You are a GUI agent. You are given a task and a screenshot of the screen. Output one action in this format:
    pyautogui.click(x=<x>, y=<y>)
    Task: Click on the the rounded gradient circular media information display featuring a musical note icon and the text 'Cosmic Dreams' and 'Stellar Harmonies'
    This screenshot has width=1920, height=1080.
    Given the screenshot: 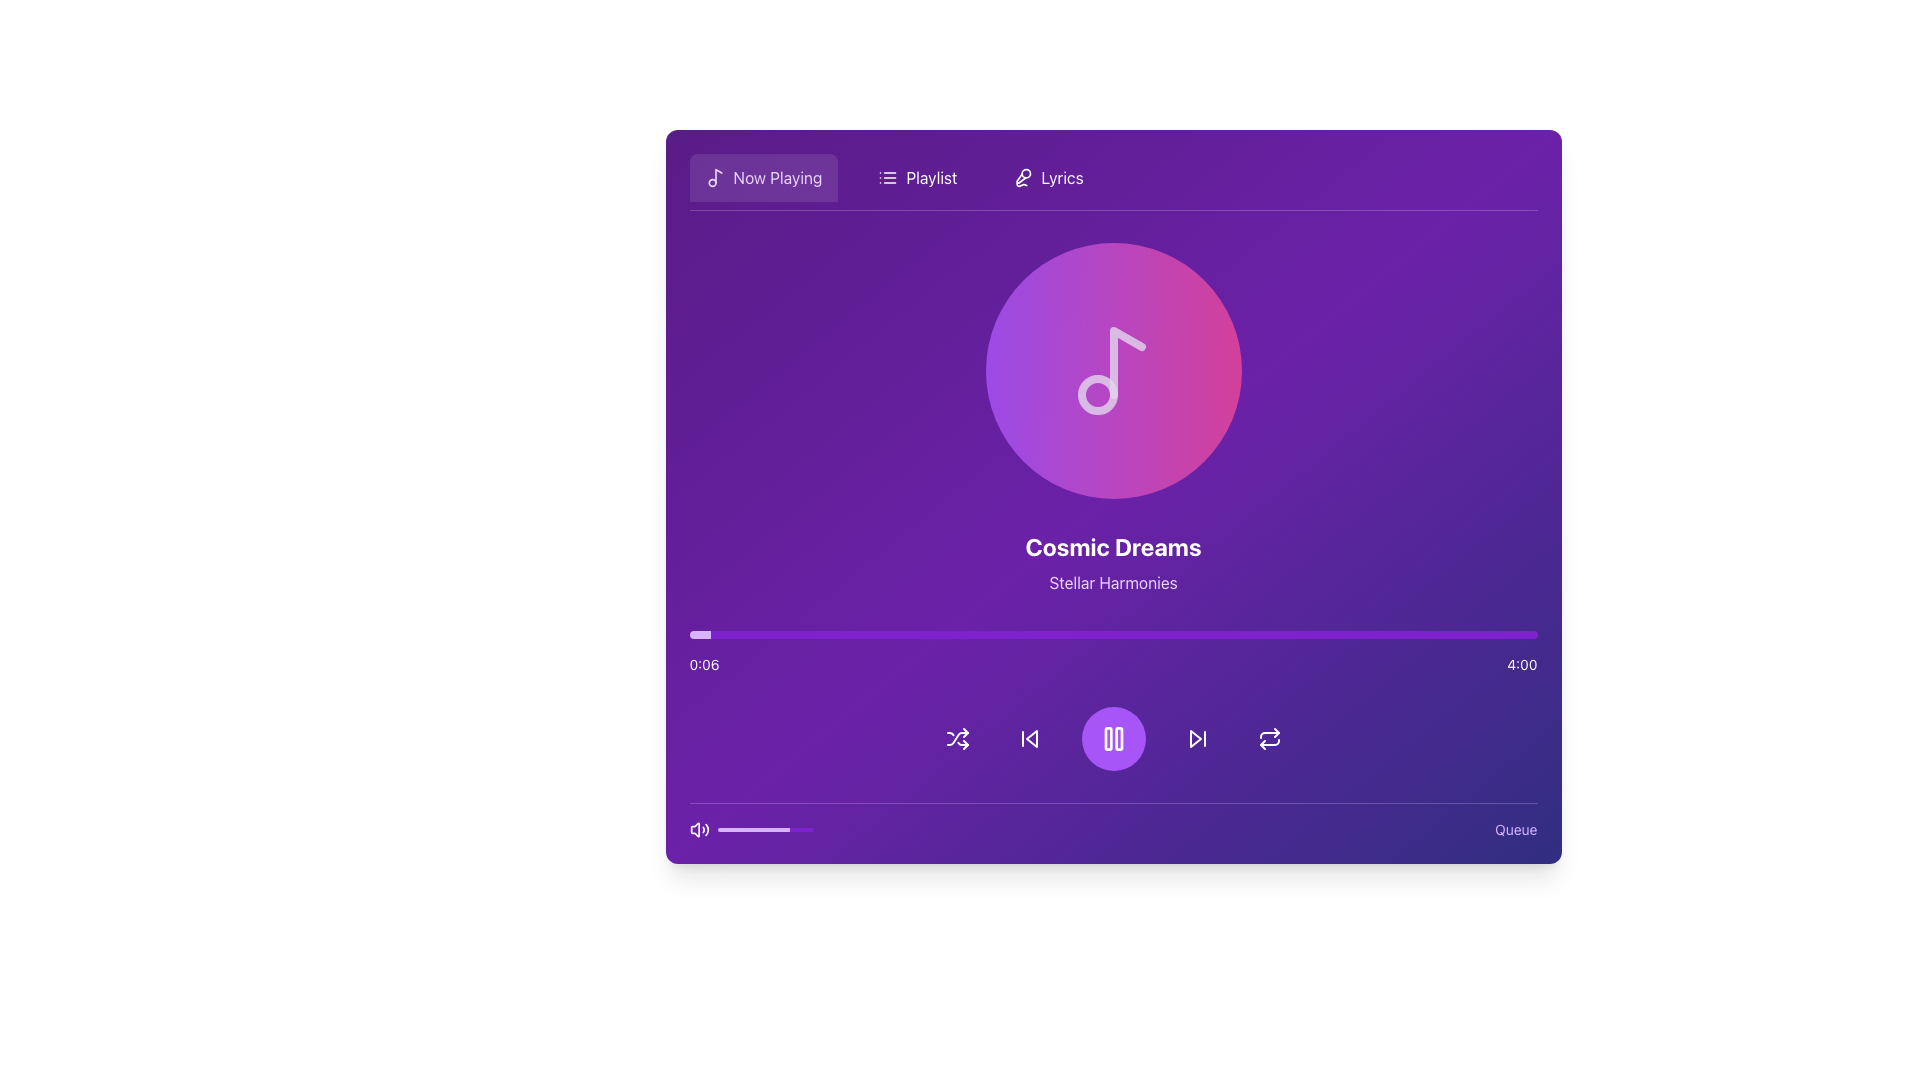 What is the action you would take?
    pyautogui.click(x=1112, y=505)
    